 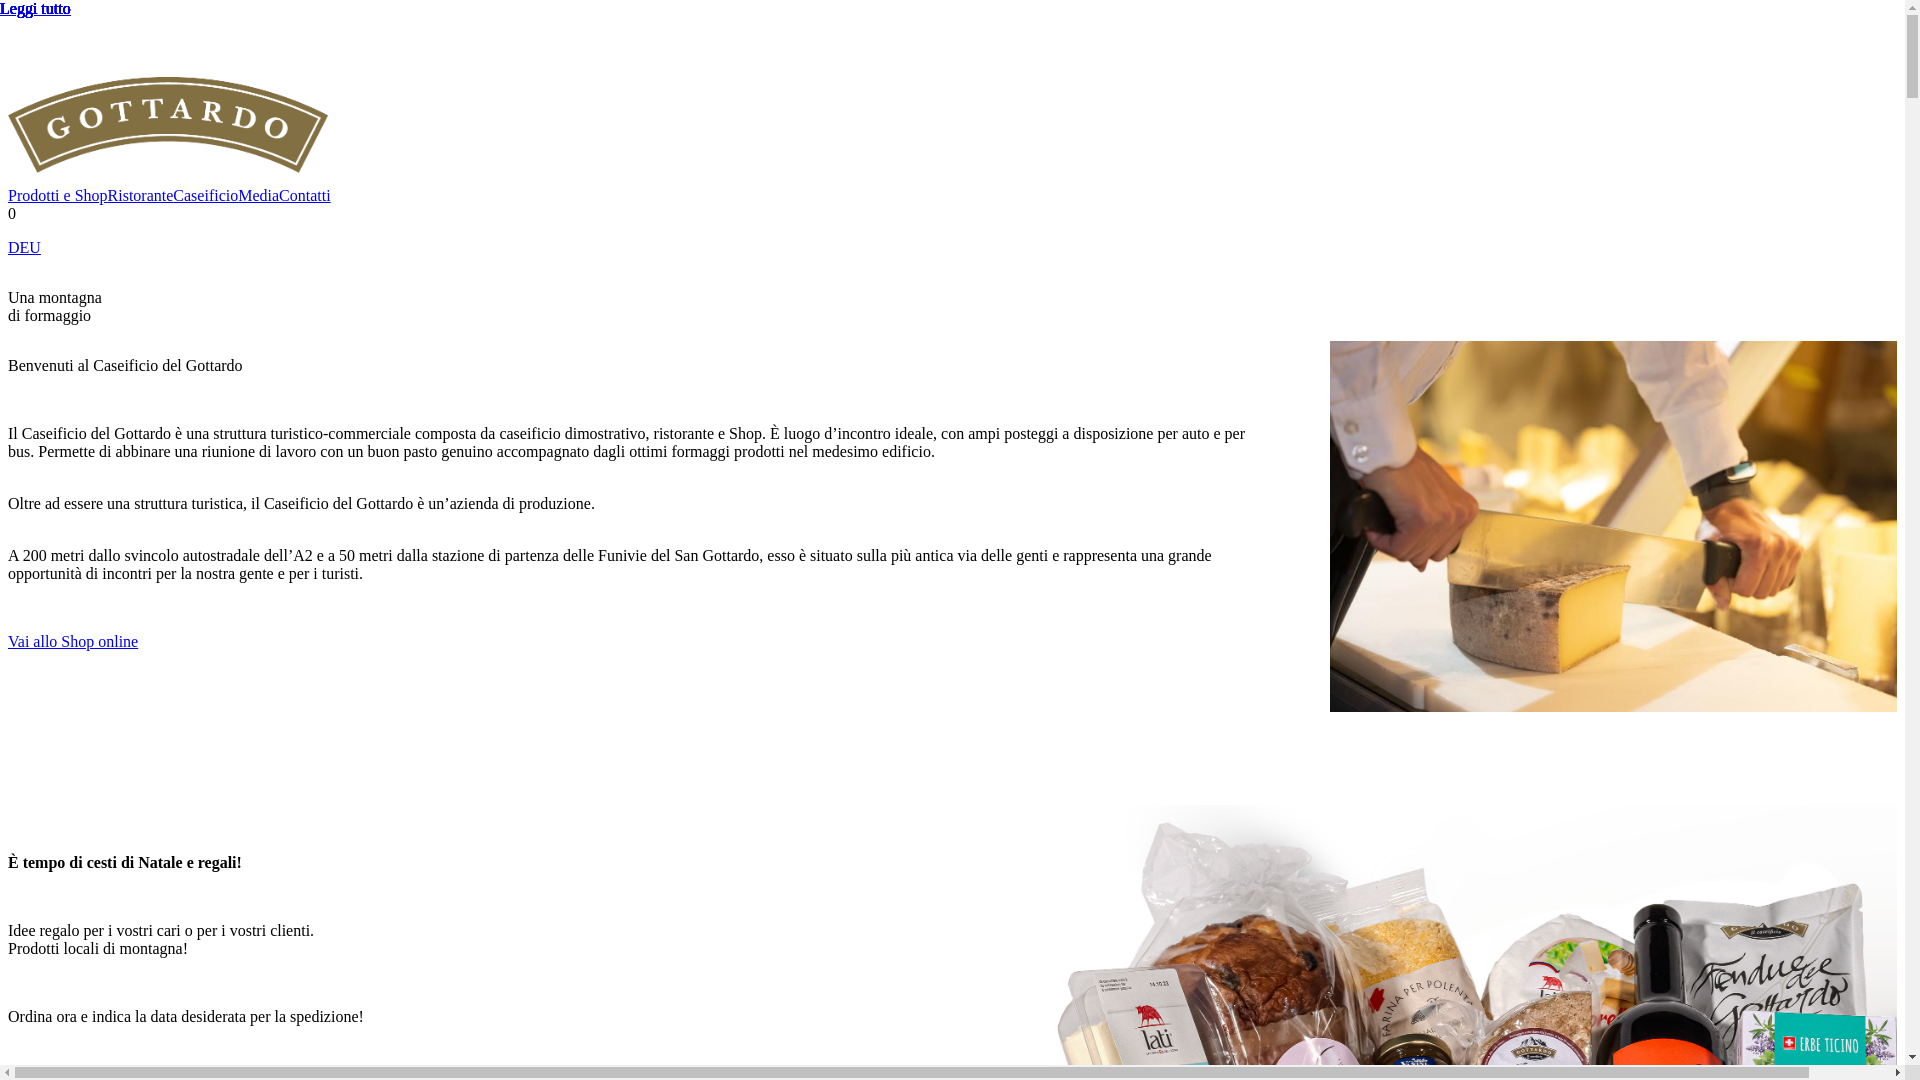 I want to click on 'Ristorante', so click(x=139, y=196).